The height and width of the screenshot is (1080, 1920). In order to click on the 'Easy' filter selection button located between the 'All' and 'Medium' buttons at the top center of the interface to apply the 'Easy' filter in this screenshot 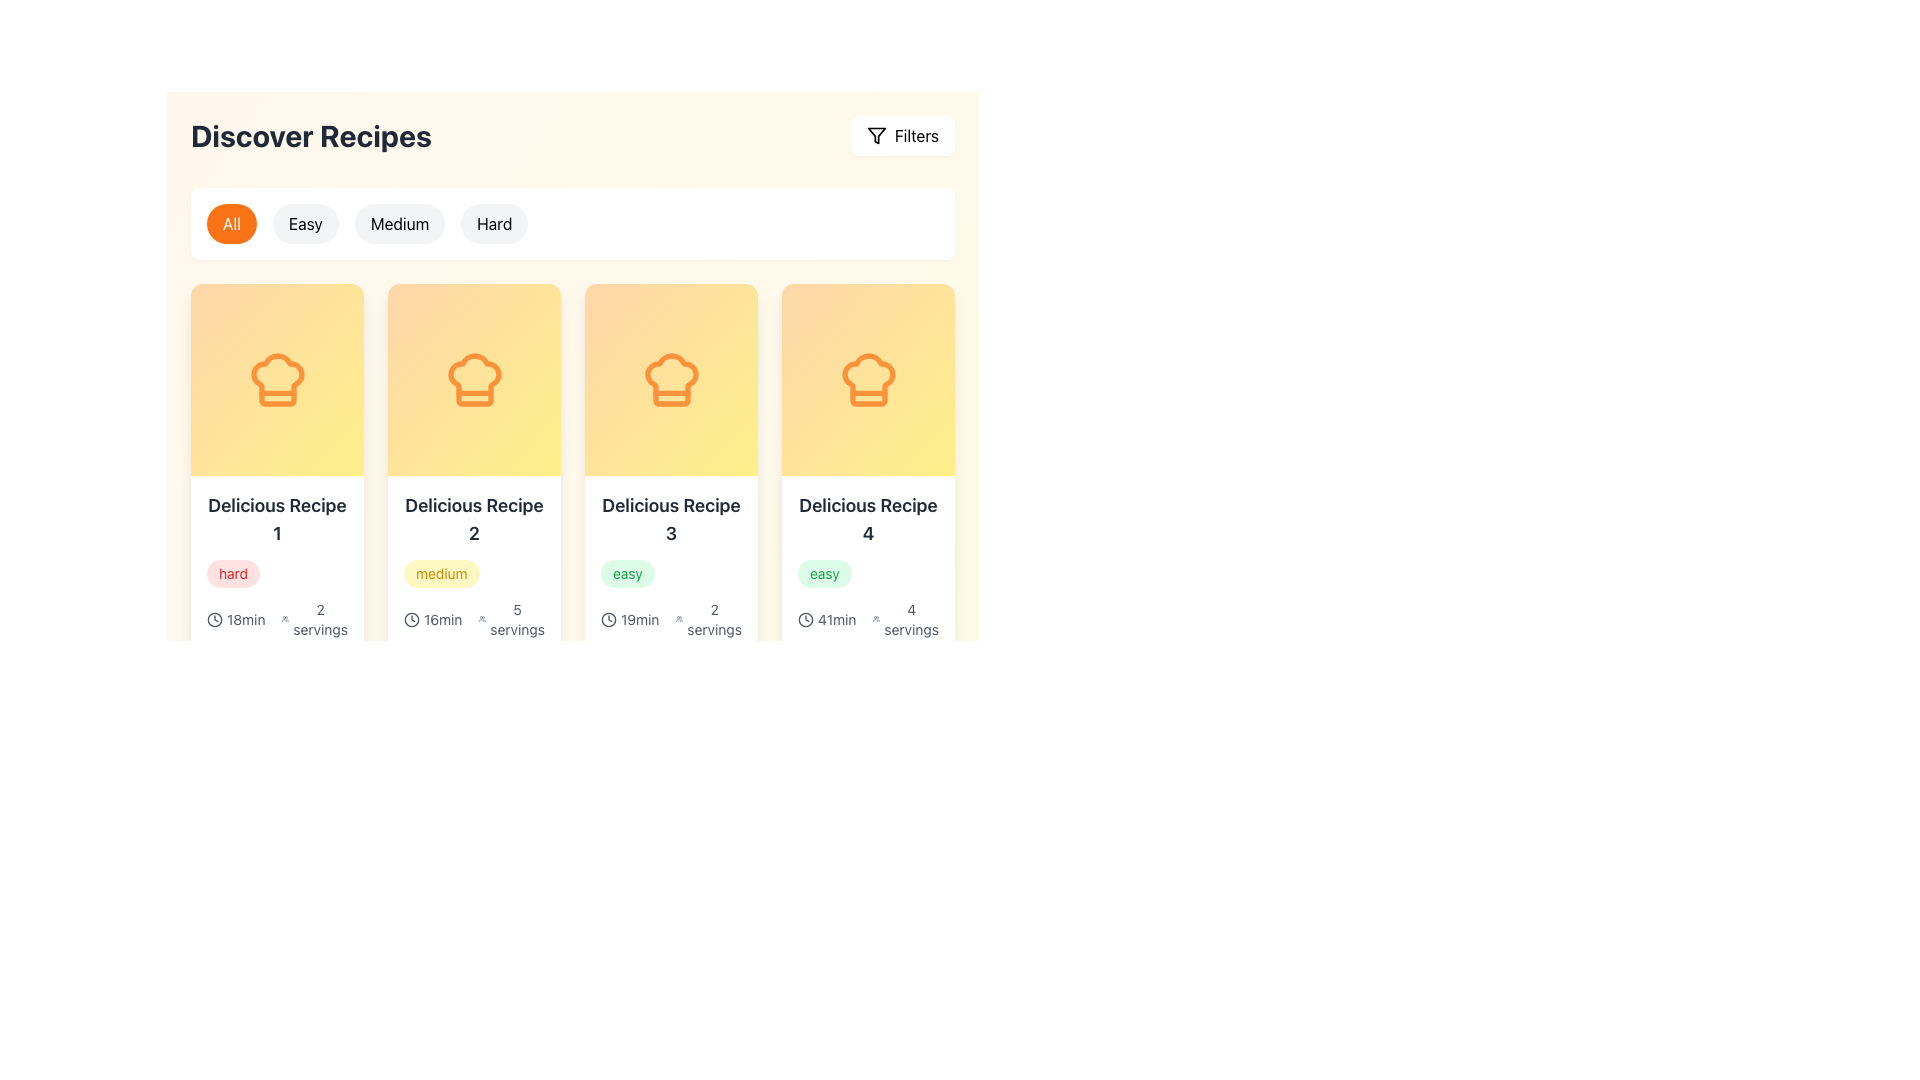, I will do `click(304, 223)`.